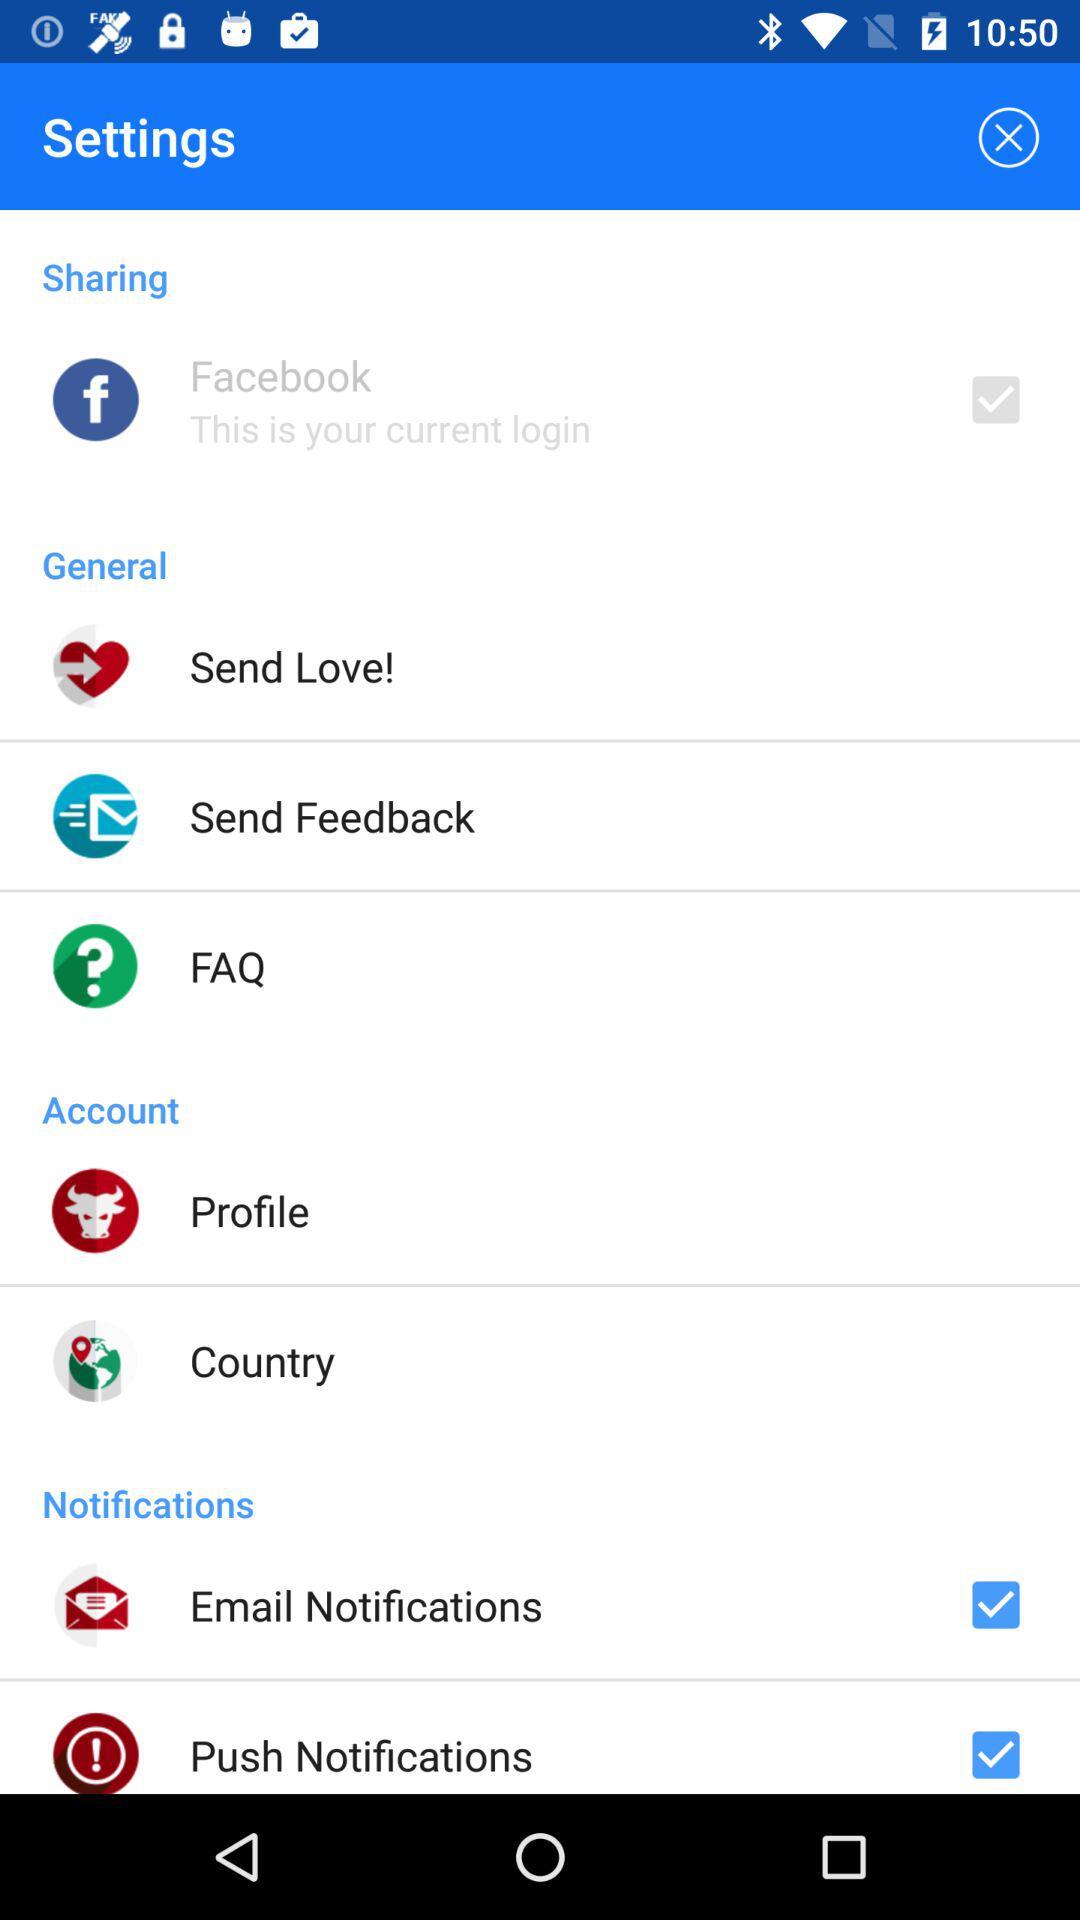 The height and width of the screenshot is (1920, 1080). Describe the element at coordinates (331, 816) in the screenshot. I see `icon above the faq` at that location.